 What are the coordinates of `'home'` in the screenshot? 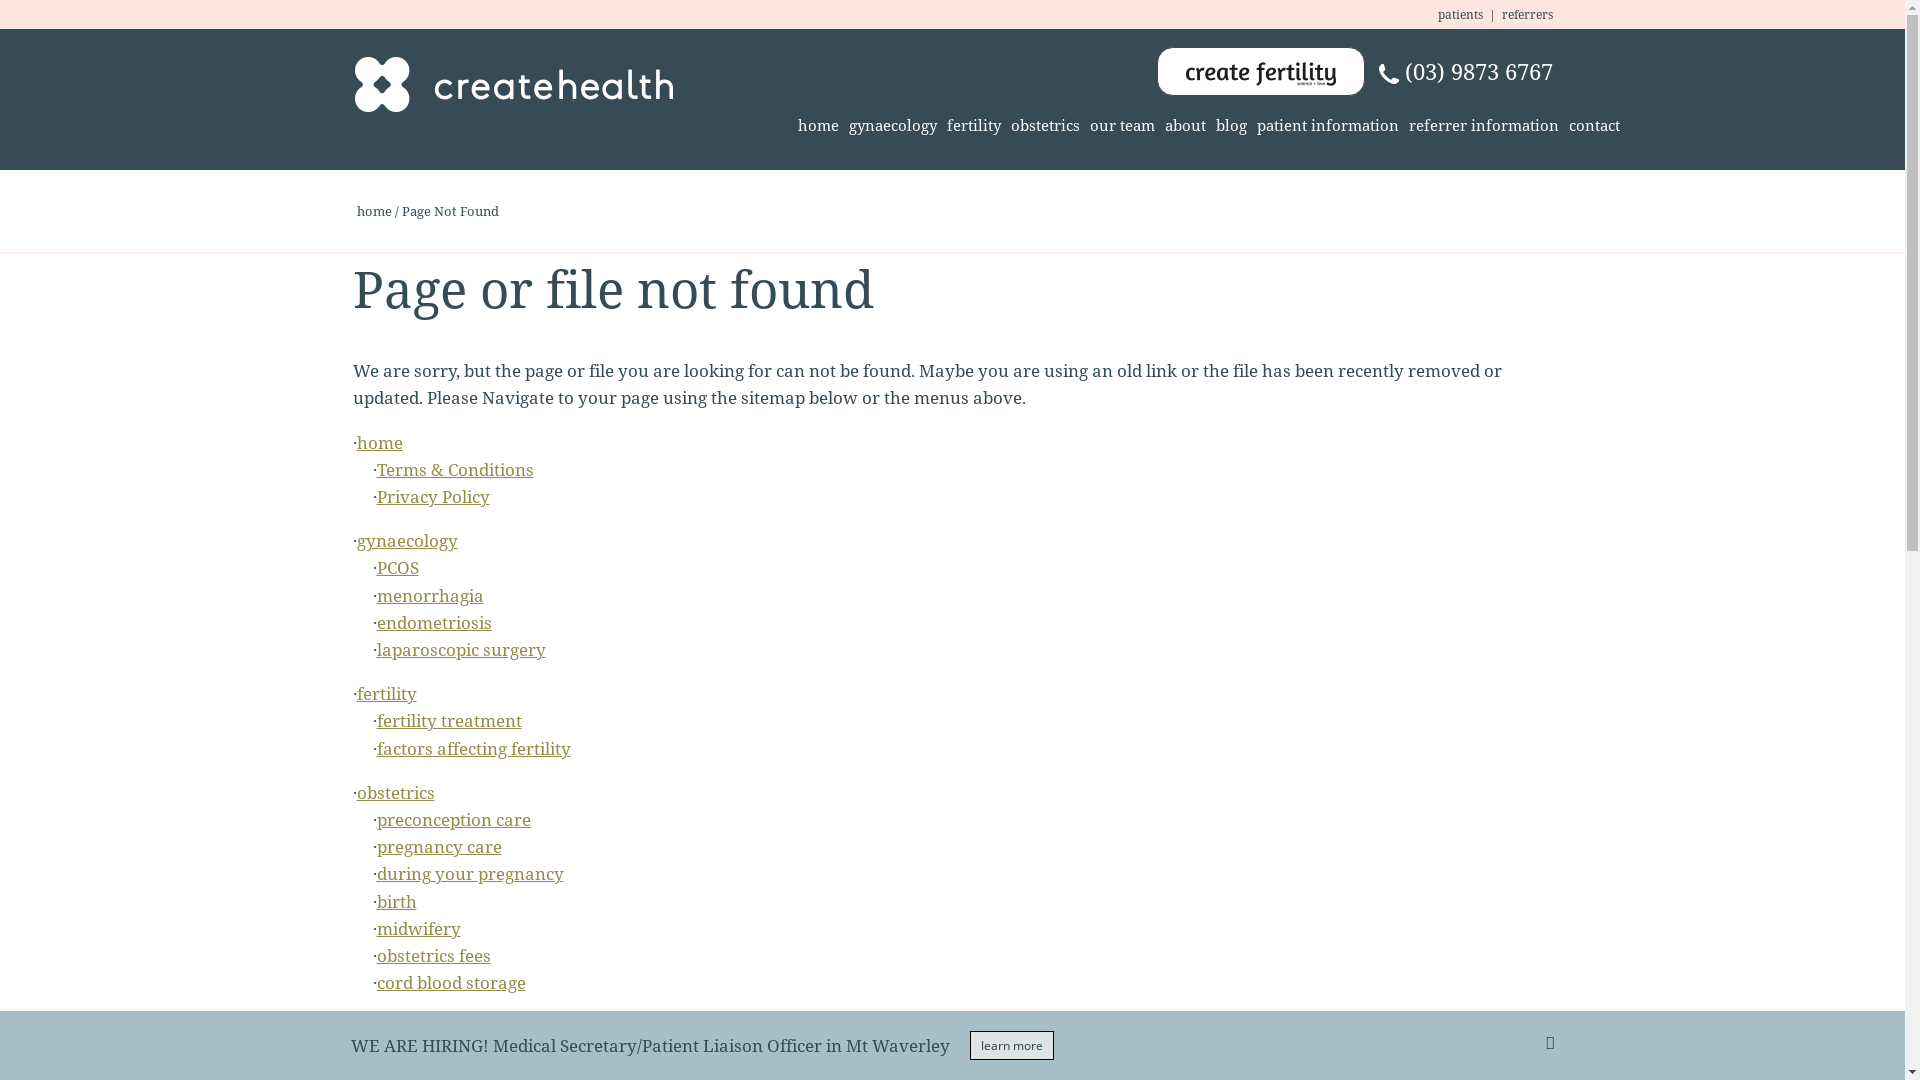 It's located at (374, 211).